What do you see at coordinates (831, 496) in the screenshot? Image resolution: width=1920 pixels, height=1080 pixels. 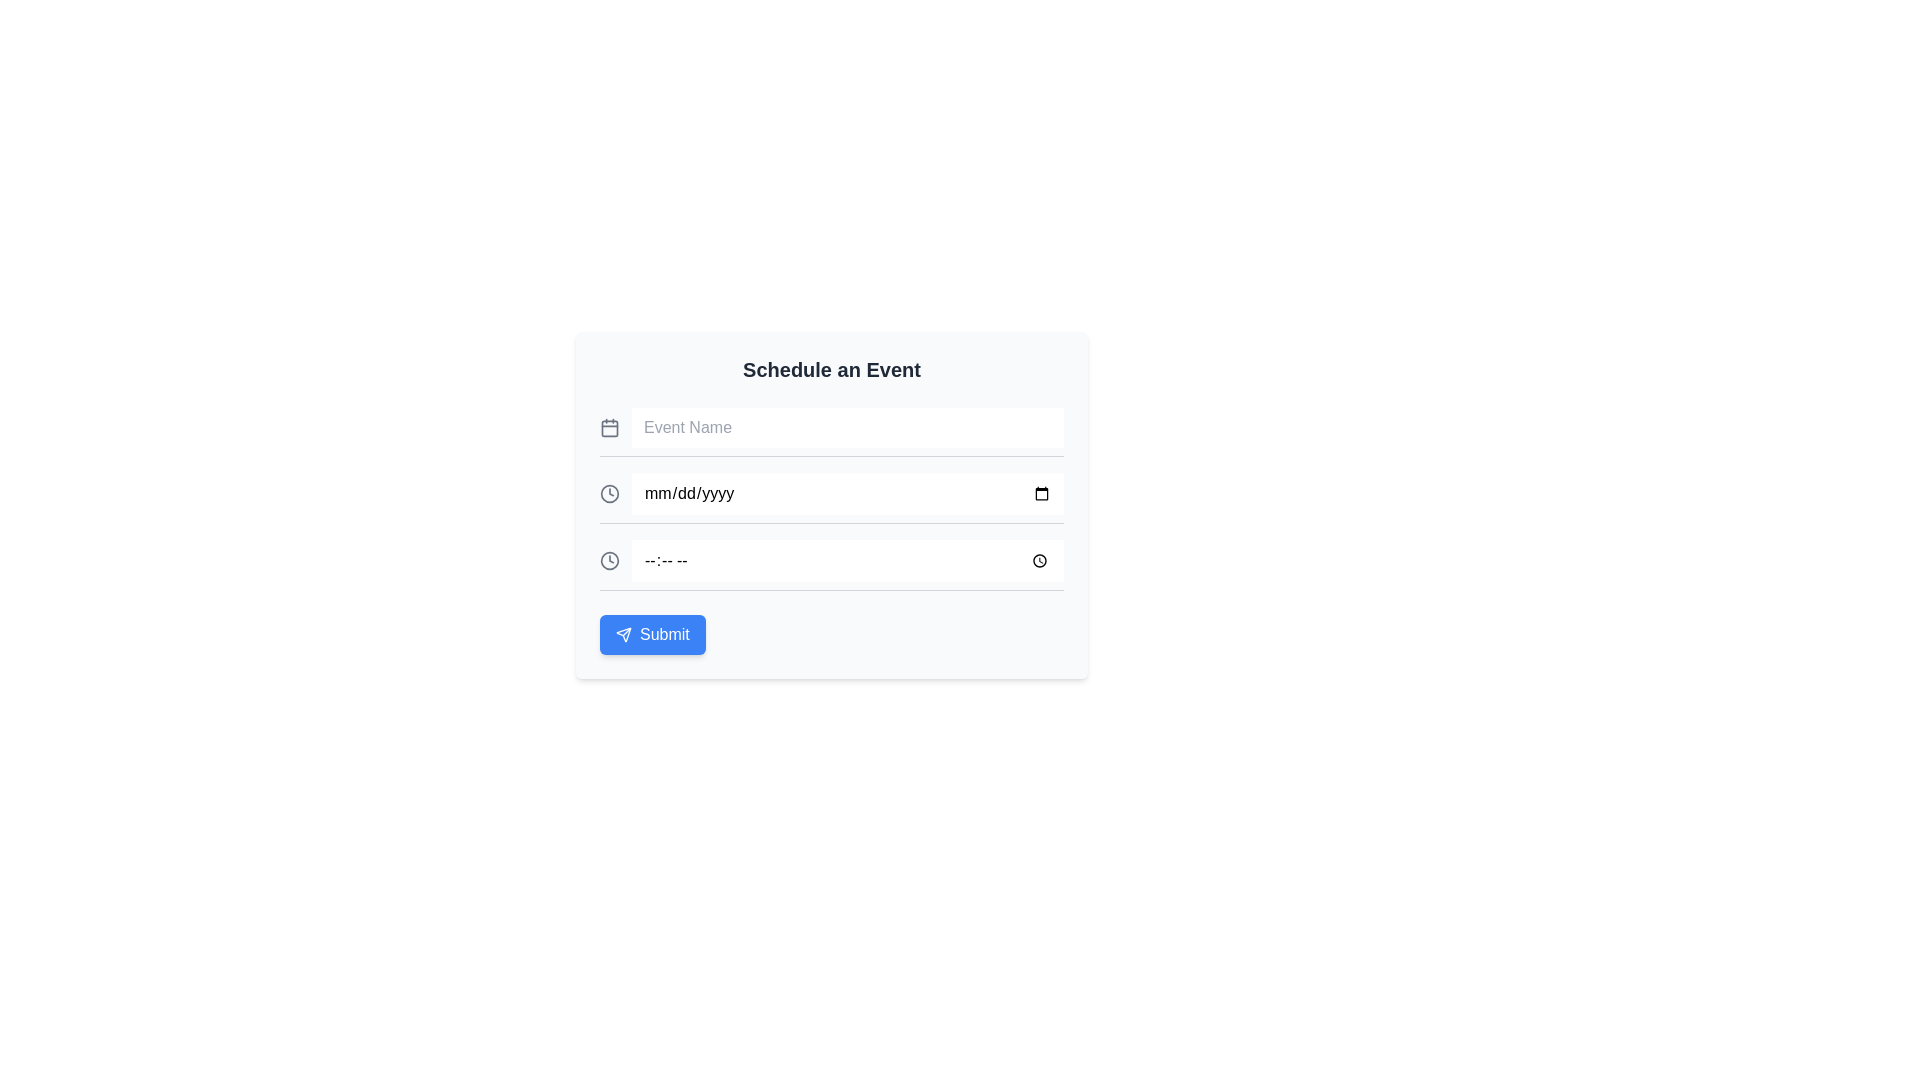 I see `the Date input field within the 'Schedule an Event' form` at bounding box center [831, 496].